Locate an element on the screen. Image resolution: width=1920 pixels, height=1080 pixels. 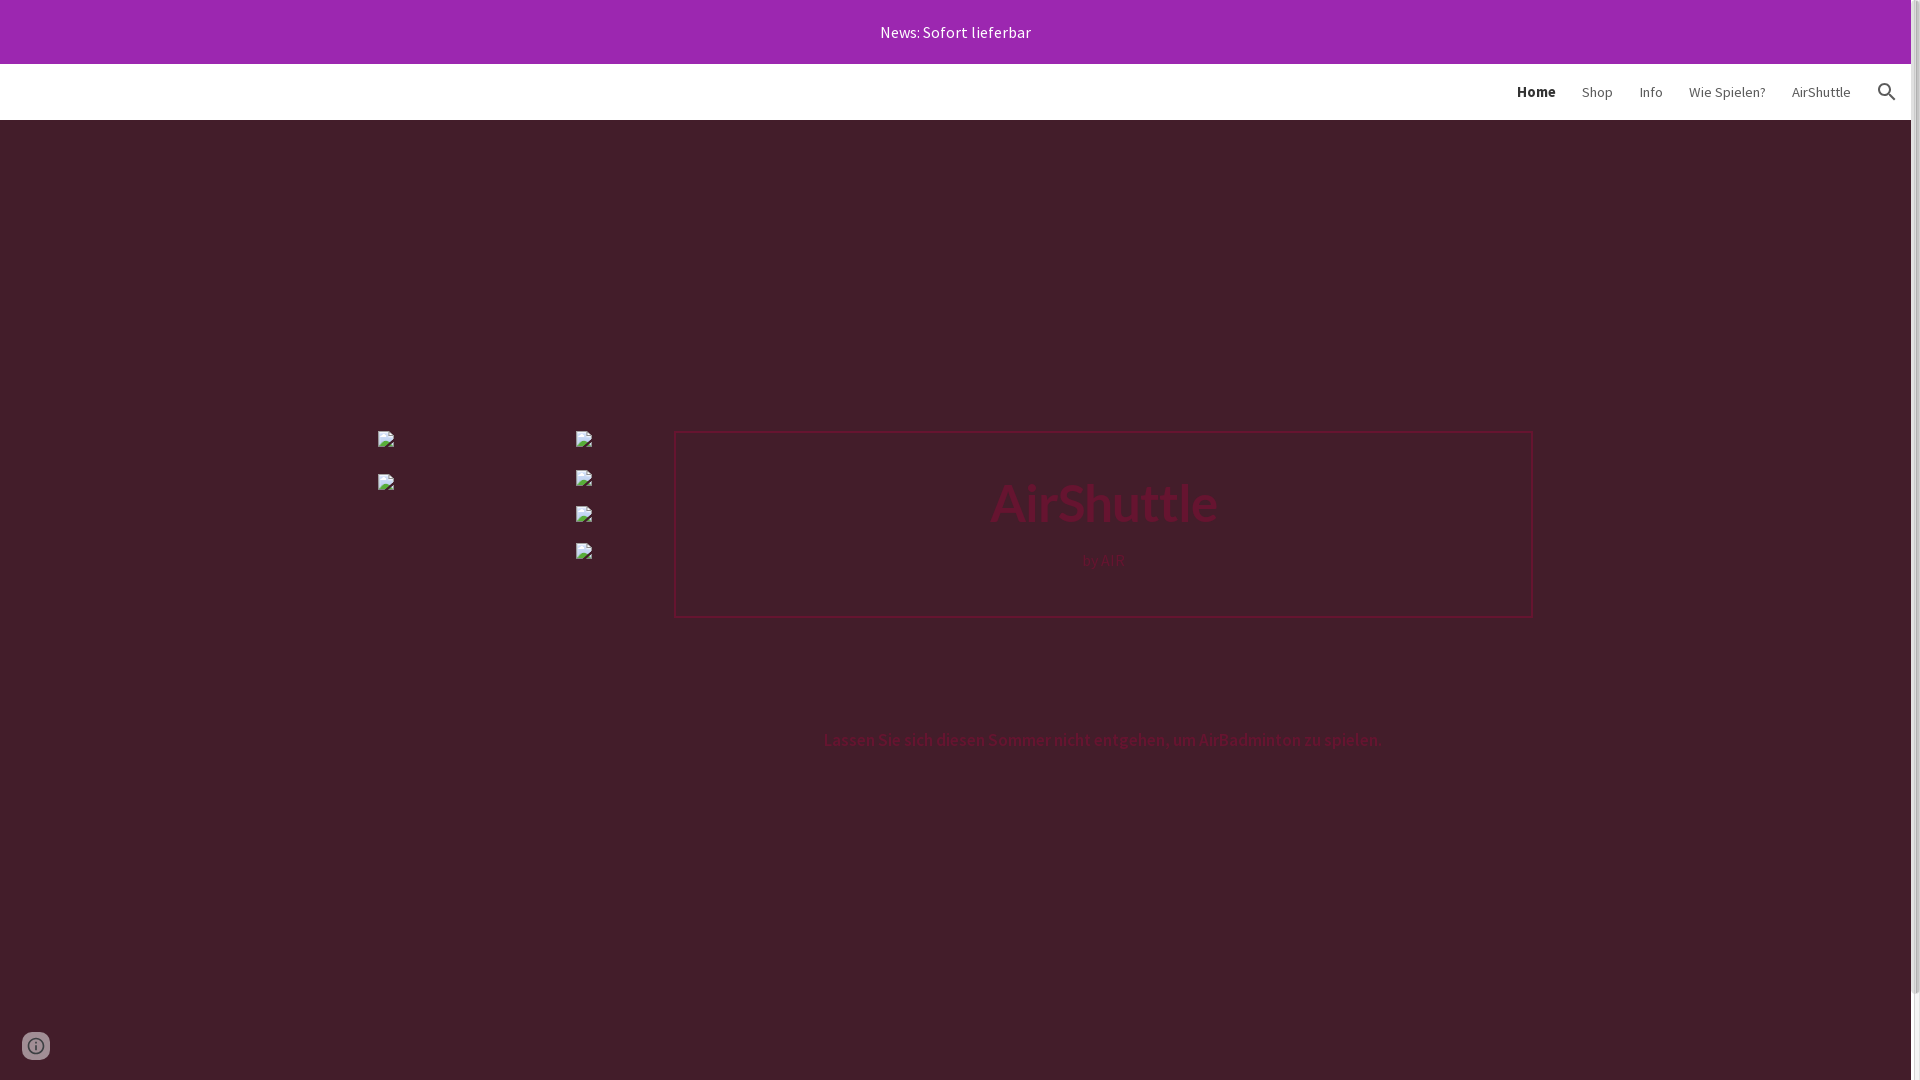
'Home' is located at coordinates (1516, 92).